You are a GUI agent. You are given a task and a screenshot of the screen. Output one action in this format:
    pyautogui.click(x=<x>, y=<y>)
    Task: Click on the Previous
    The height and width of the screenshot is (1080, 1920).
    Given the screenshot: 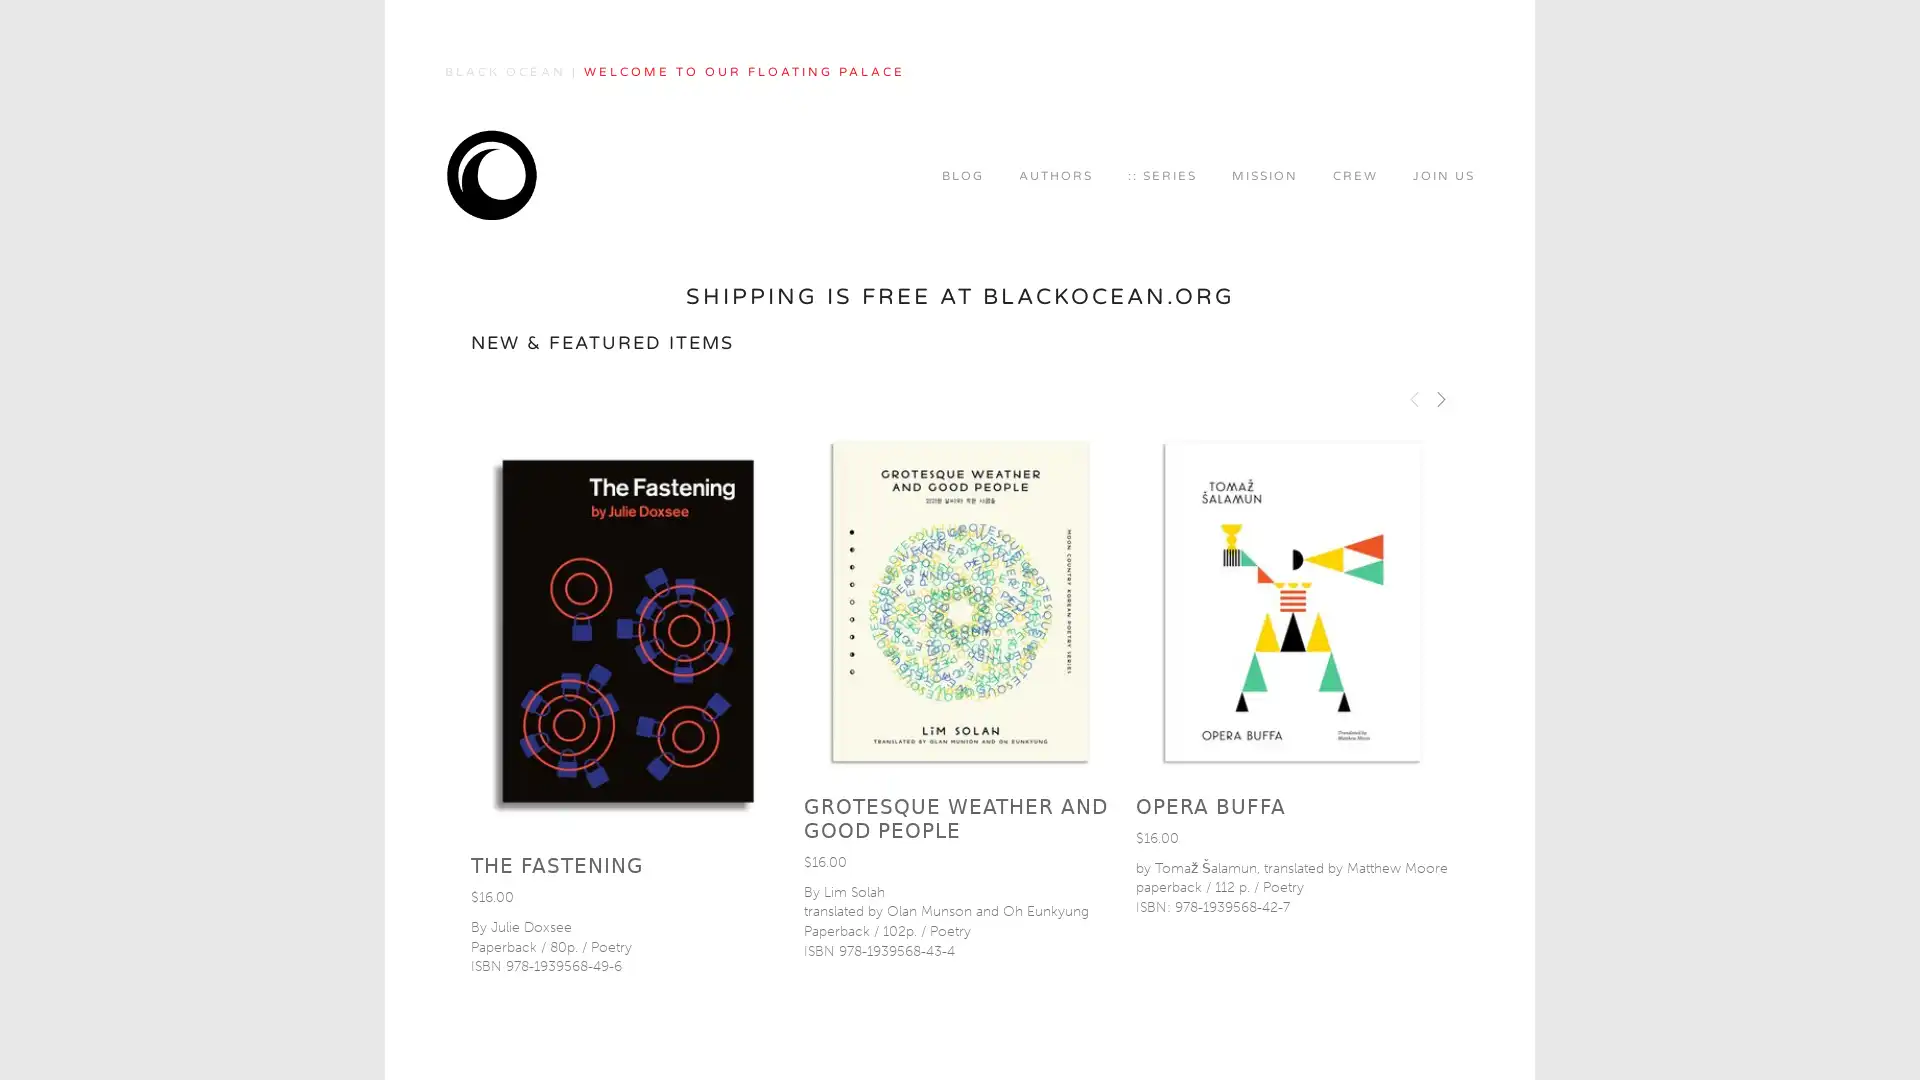 What is the action you would take?
    pyautogui.click(x=1414, y=397)
    